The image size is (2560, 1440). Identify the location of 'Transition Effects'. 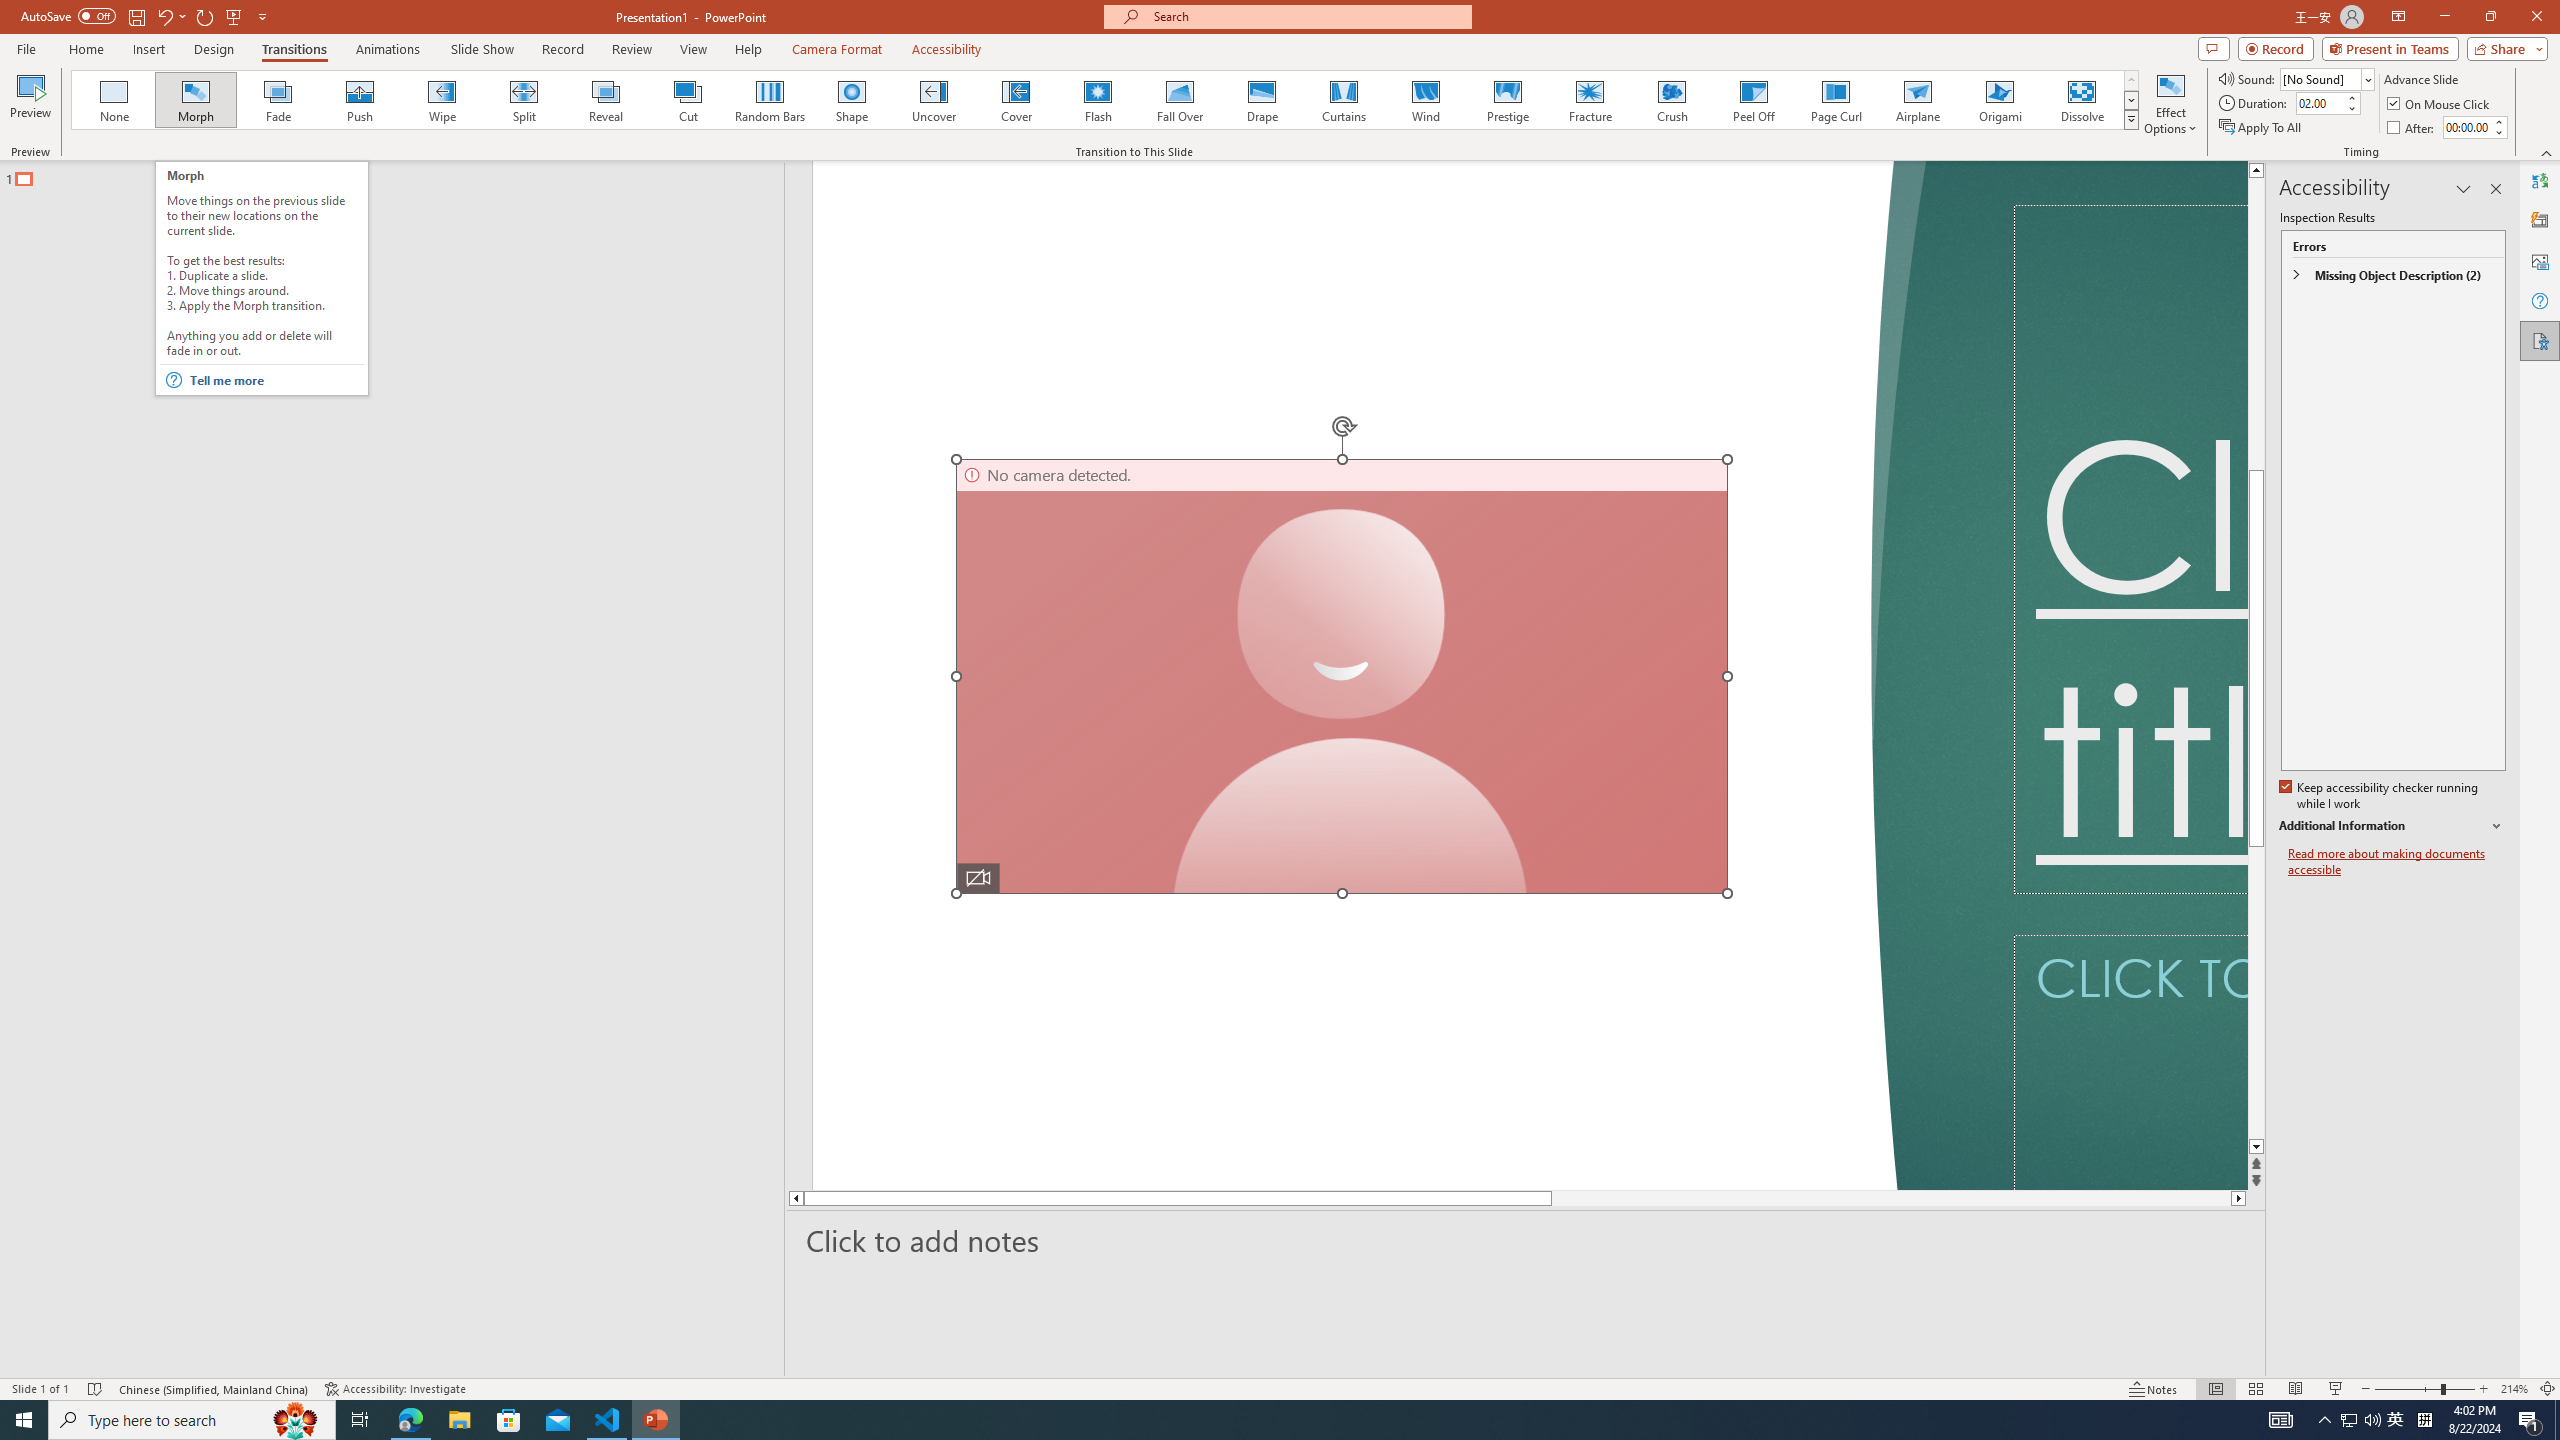
(2131, 118).